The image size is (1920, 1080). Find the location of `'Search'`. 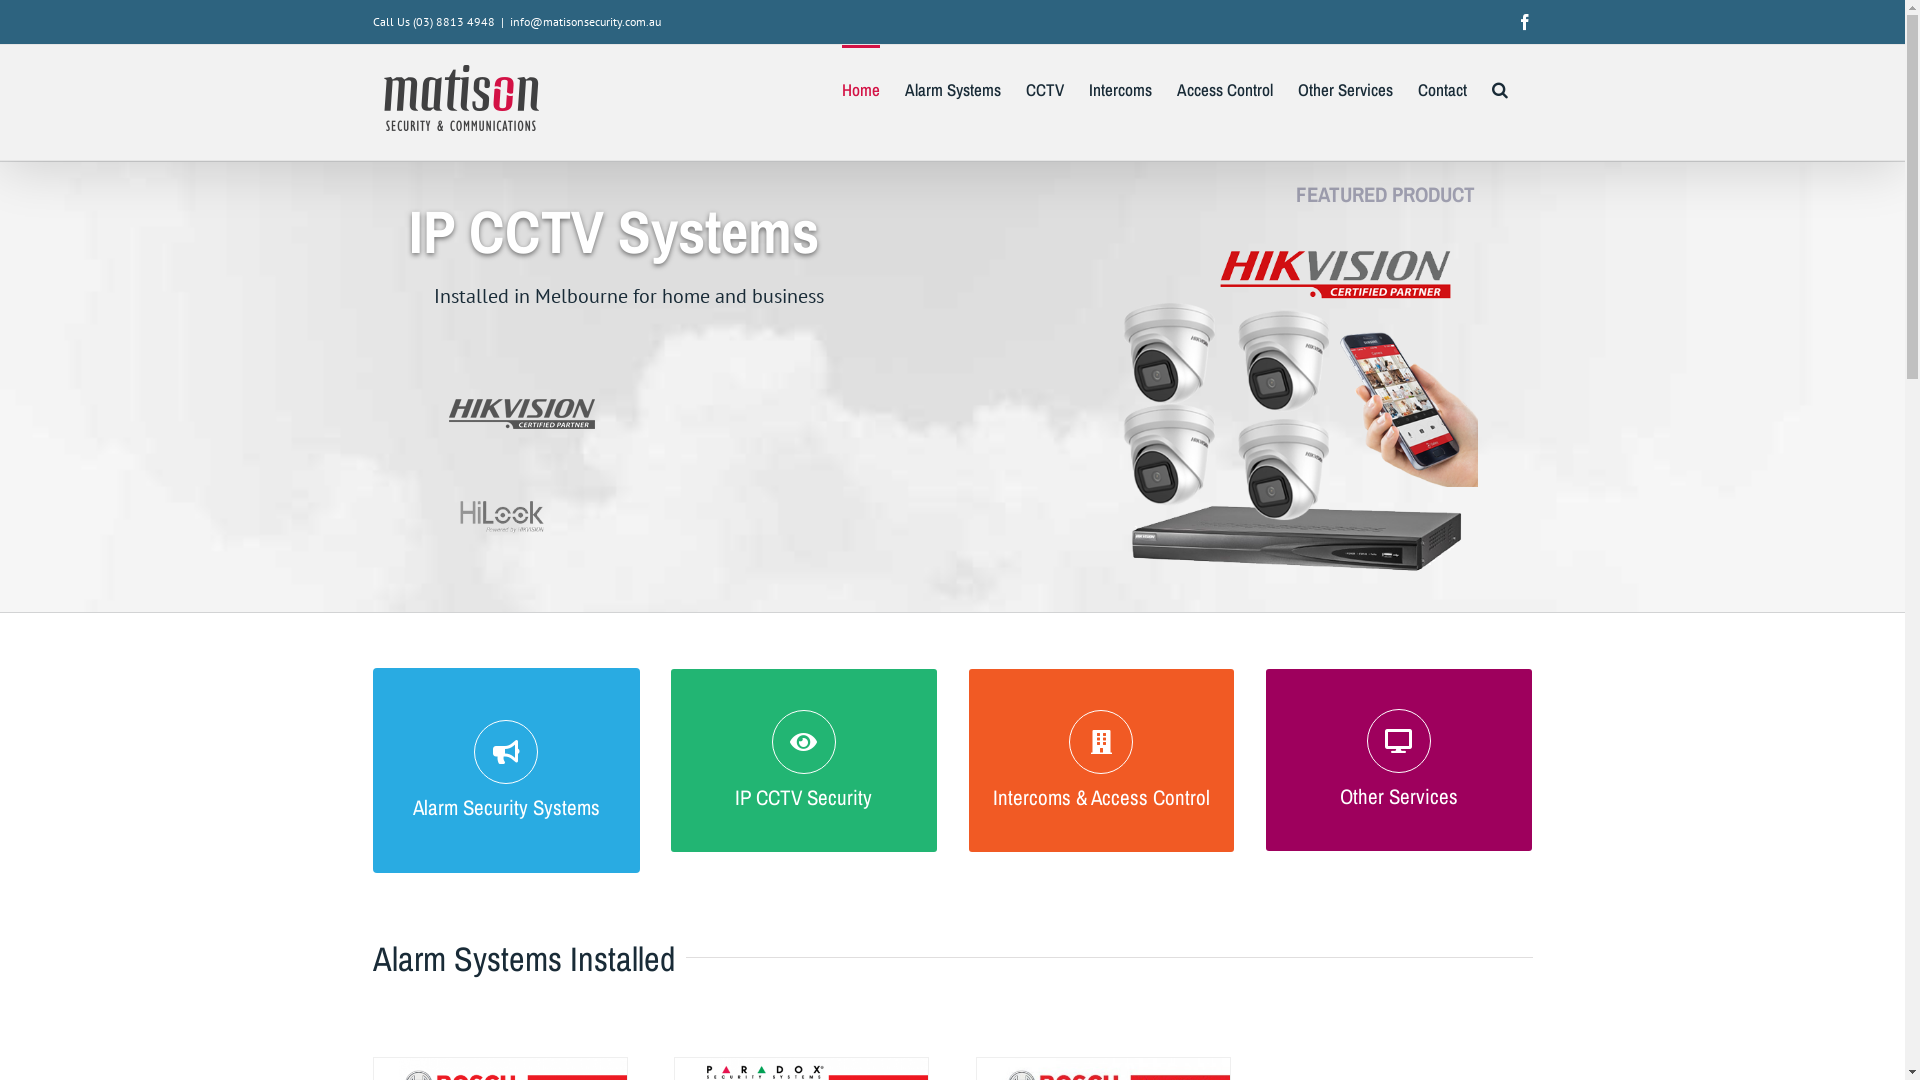

'Search' is located at coordinates (1499, 87).